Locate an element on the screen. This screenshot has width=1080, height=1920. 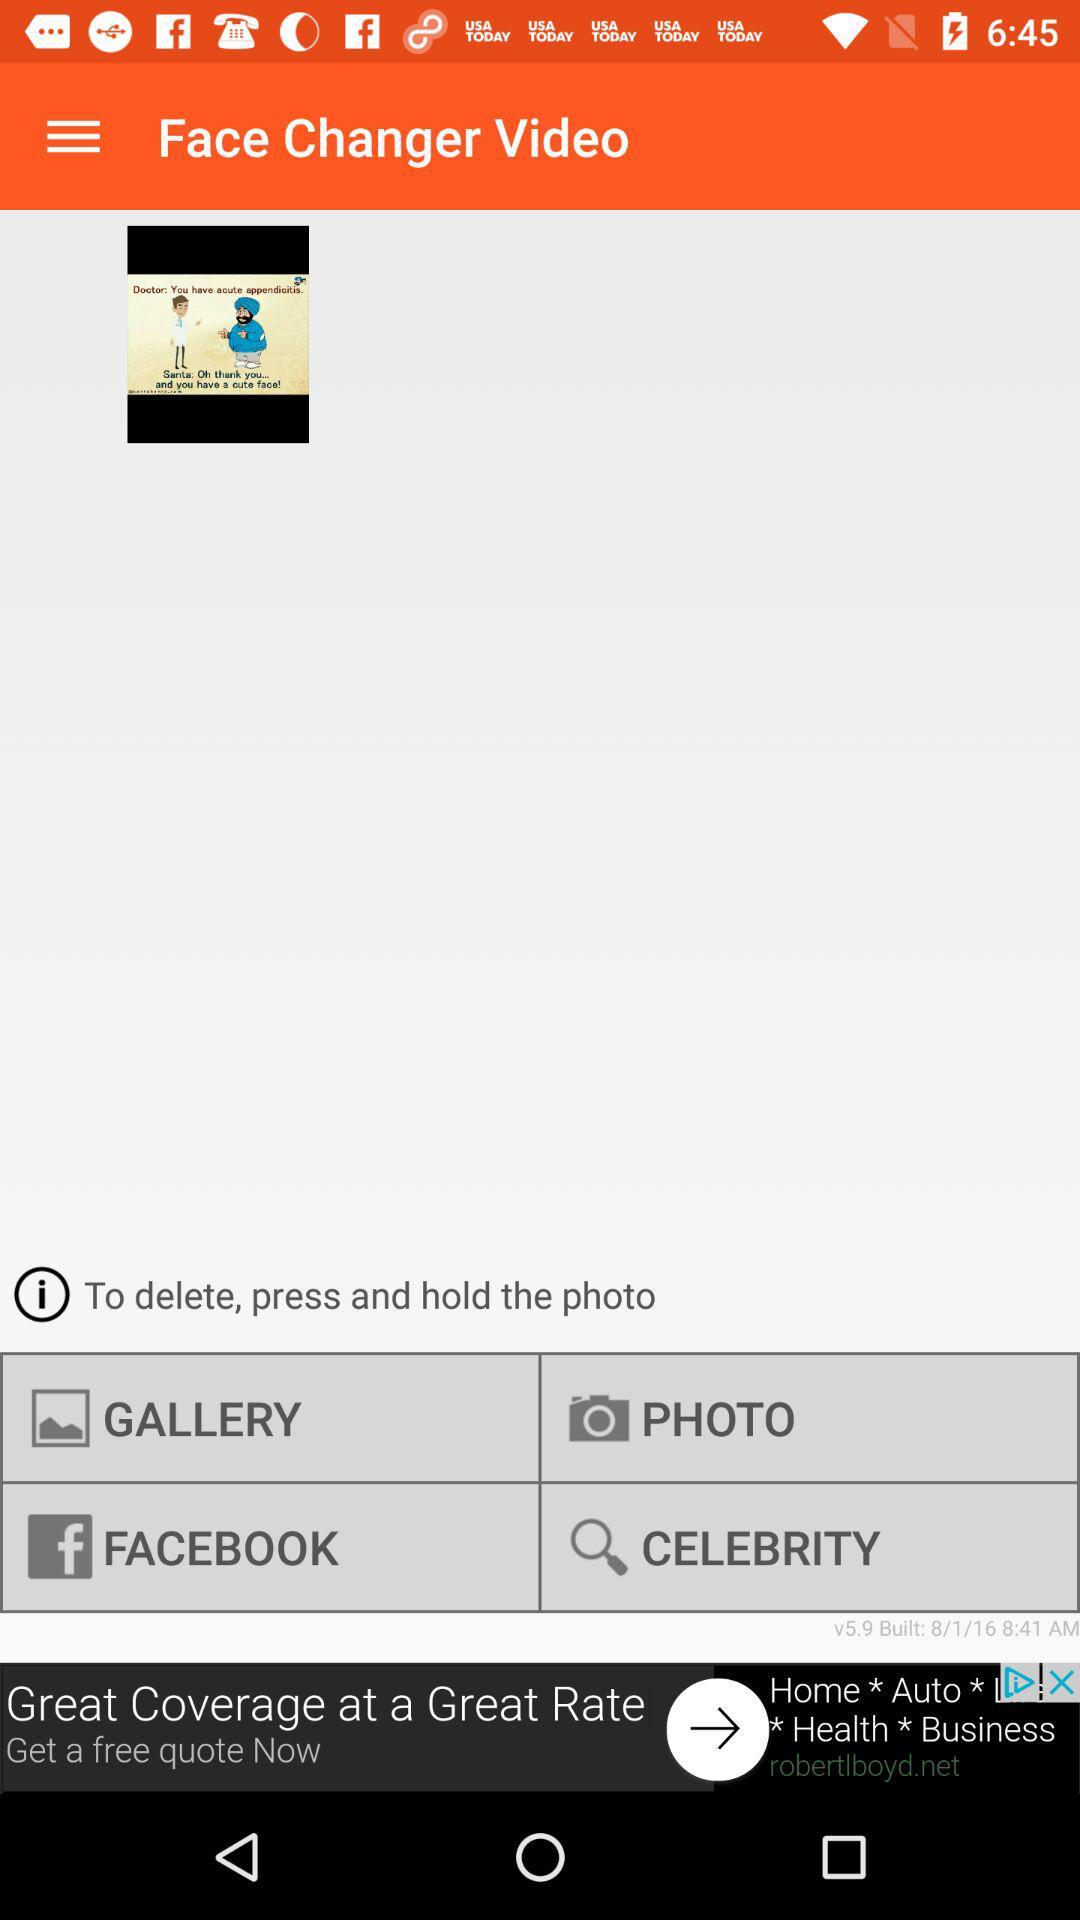
open menu is located at coordinates (72, 135).